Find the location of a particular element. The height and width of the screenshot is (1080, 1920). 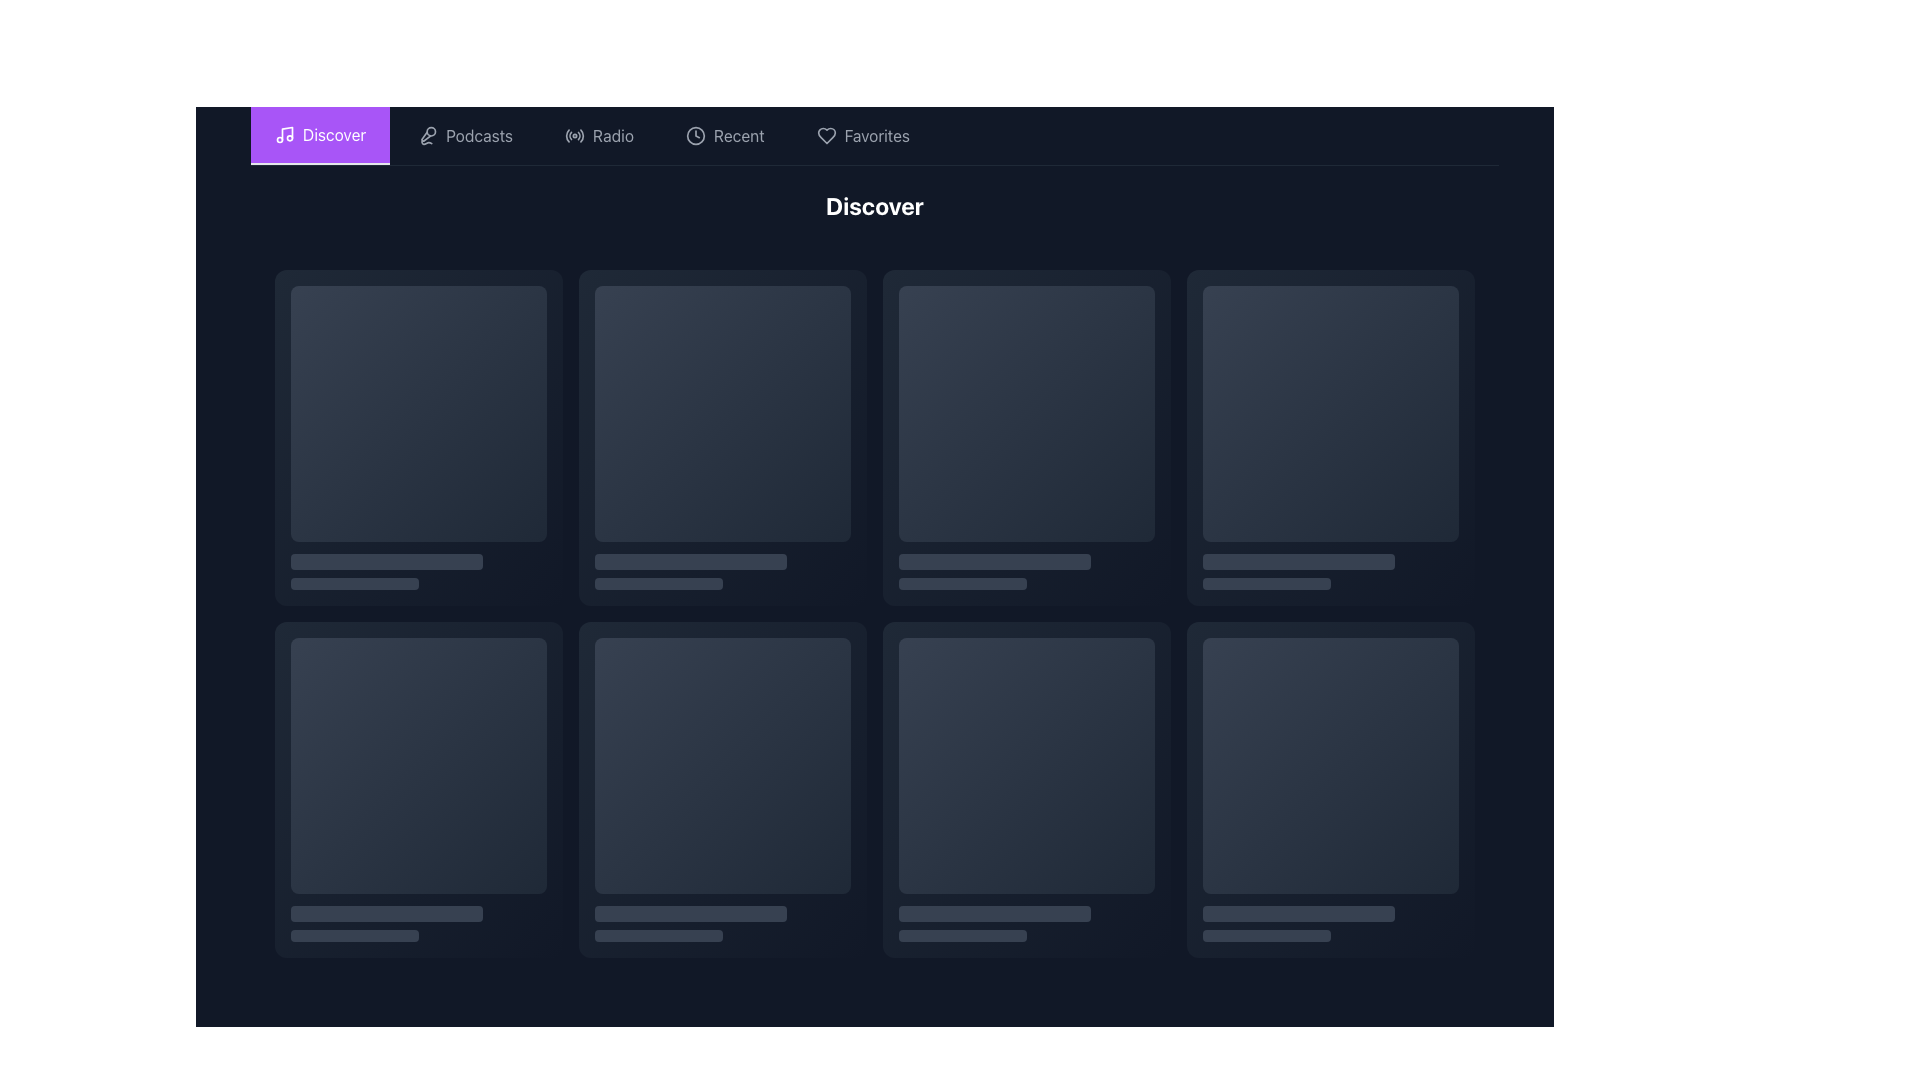

the non-interactive gray progress bar with rounded corners that is positioned below a square thumbnail in the bottom-left corner of the main grid layout is located at coordinates (387, 914).